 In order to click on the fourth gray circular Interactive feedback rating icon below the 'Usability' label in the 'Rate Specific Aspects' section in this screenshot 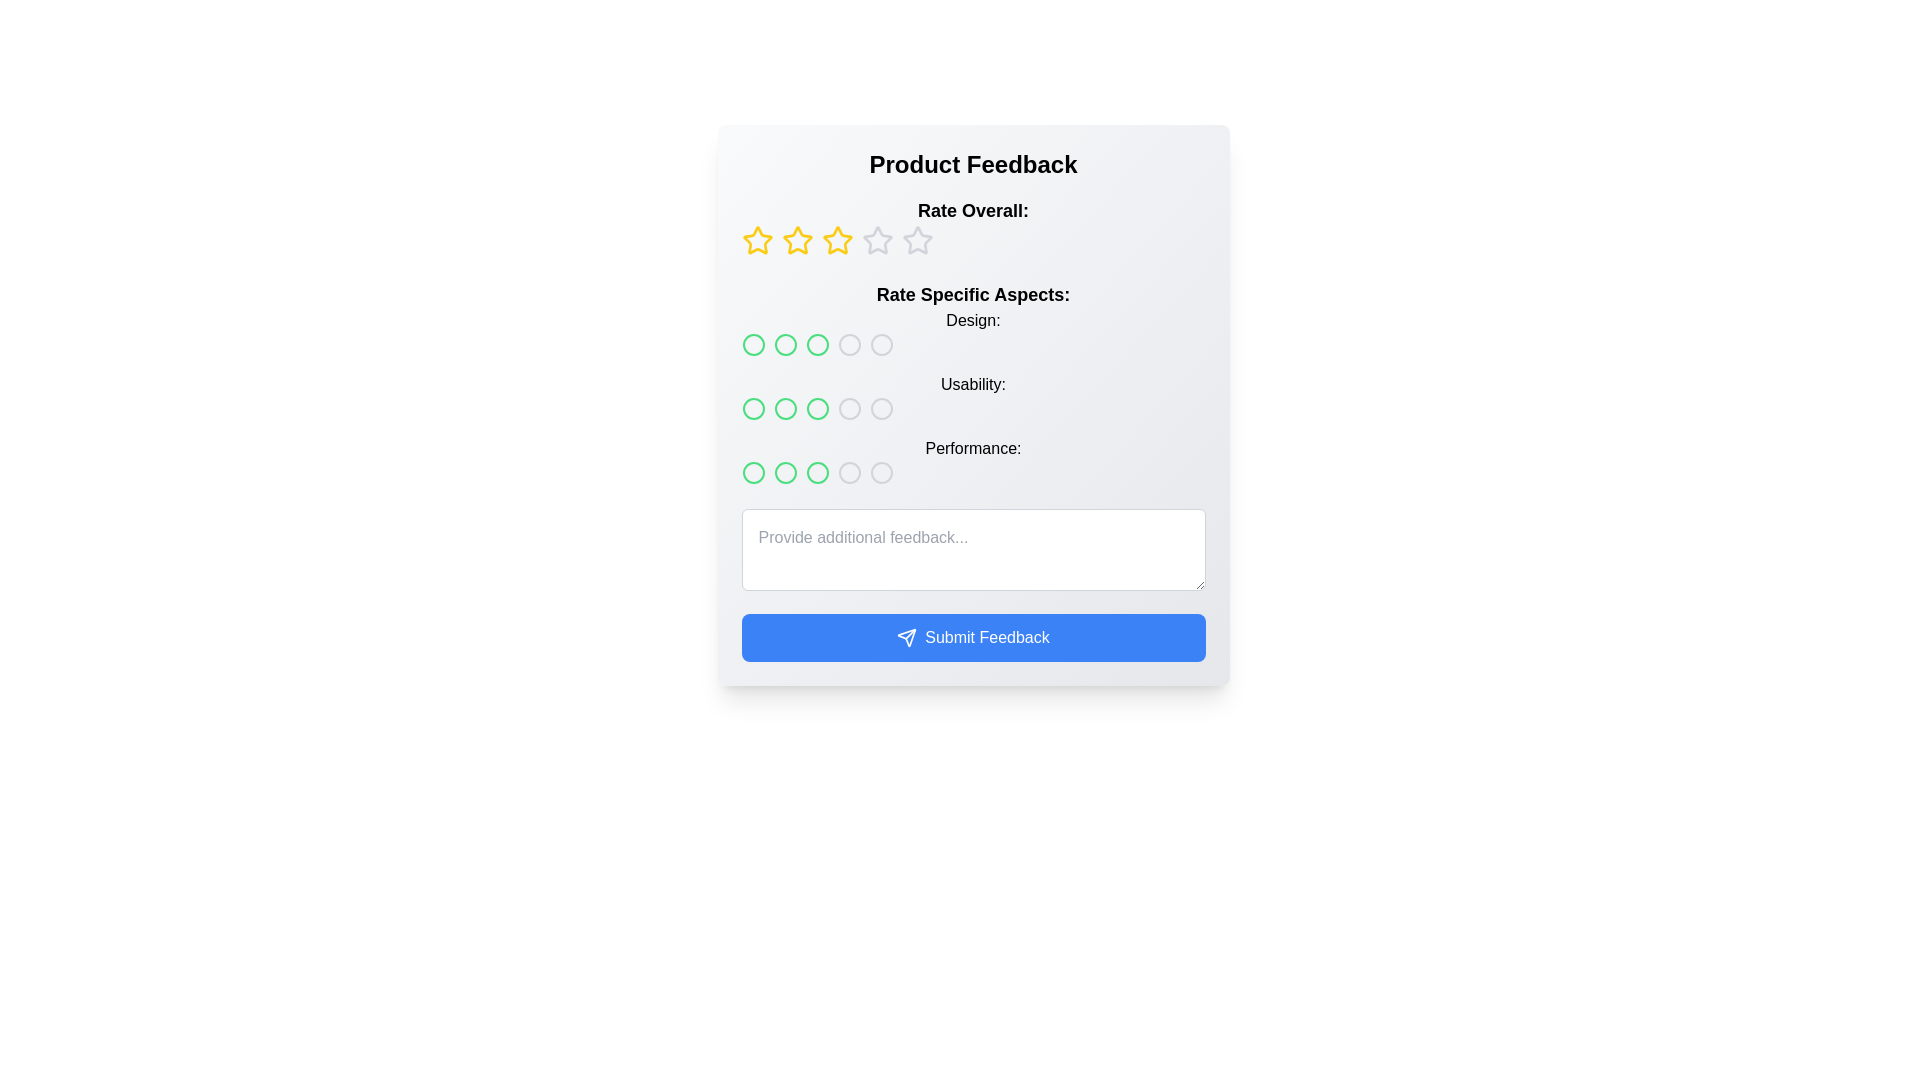, I will do `click(849, 407)`.